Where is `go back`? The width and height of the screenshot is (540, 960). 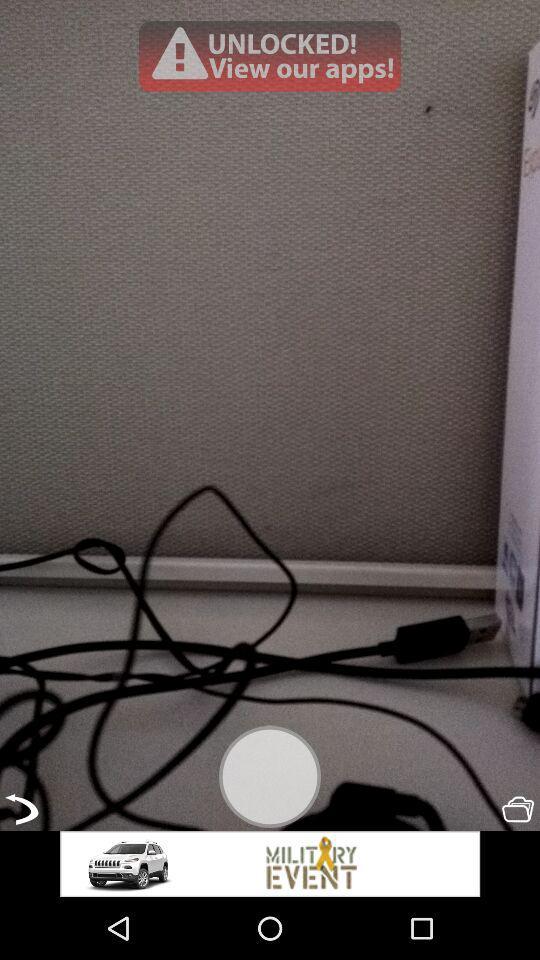 go back is located at coordinates (20, 809).